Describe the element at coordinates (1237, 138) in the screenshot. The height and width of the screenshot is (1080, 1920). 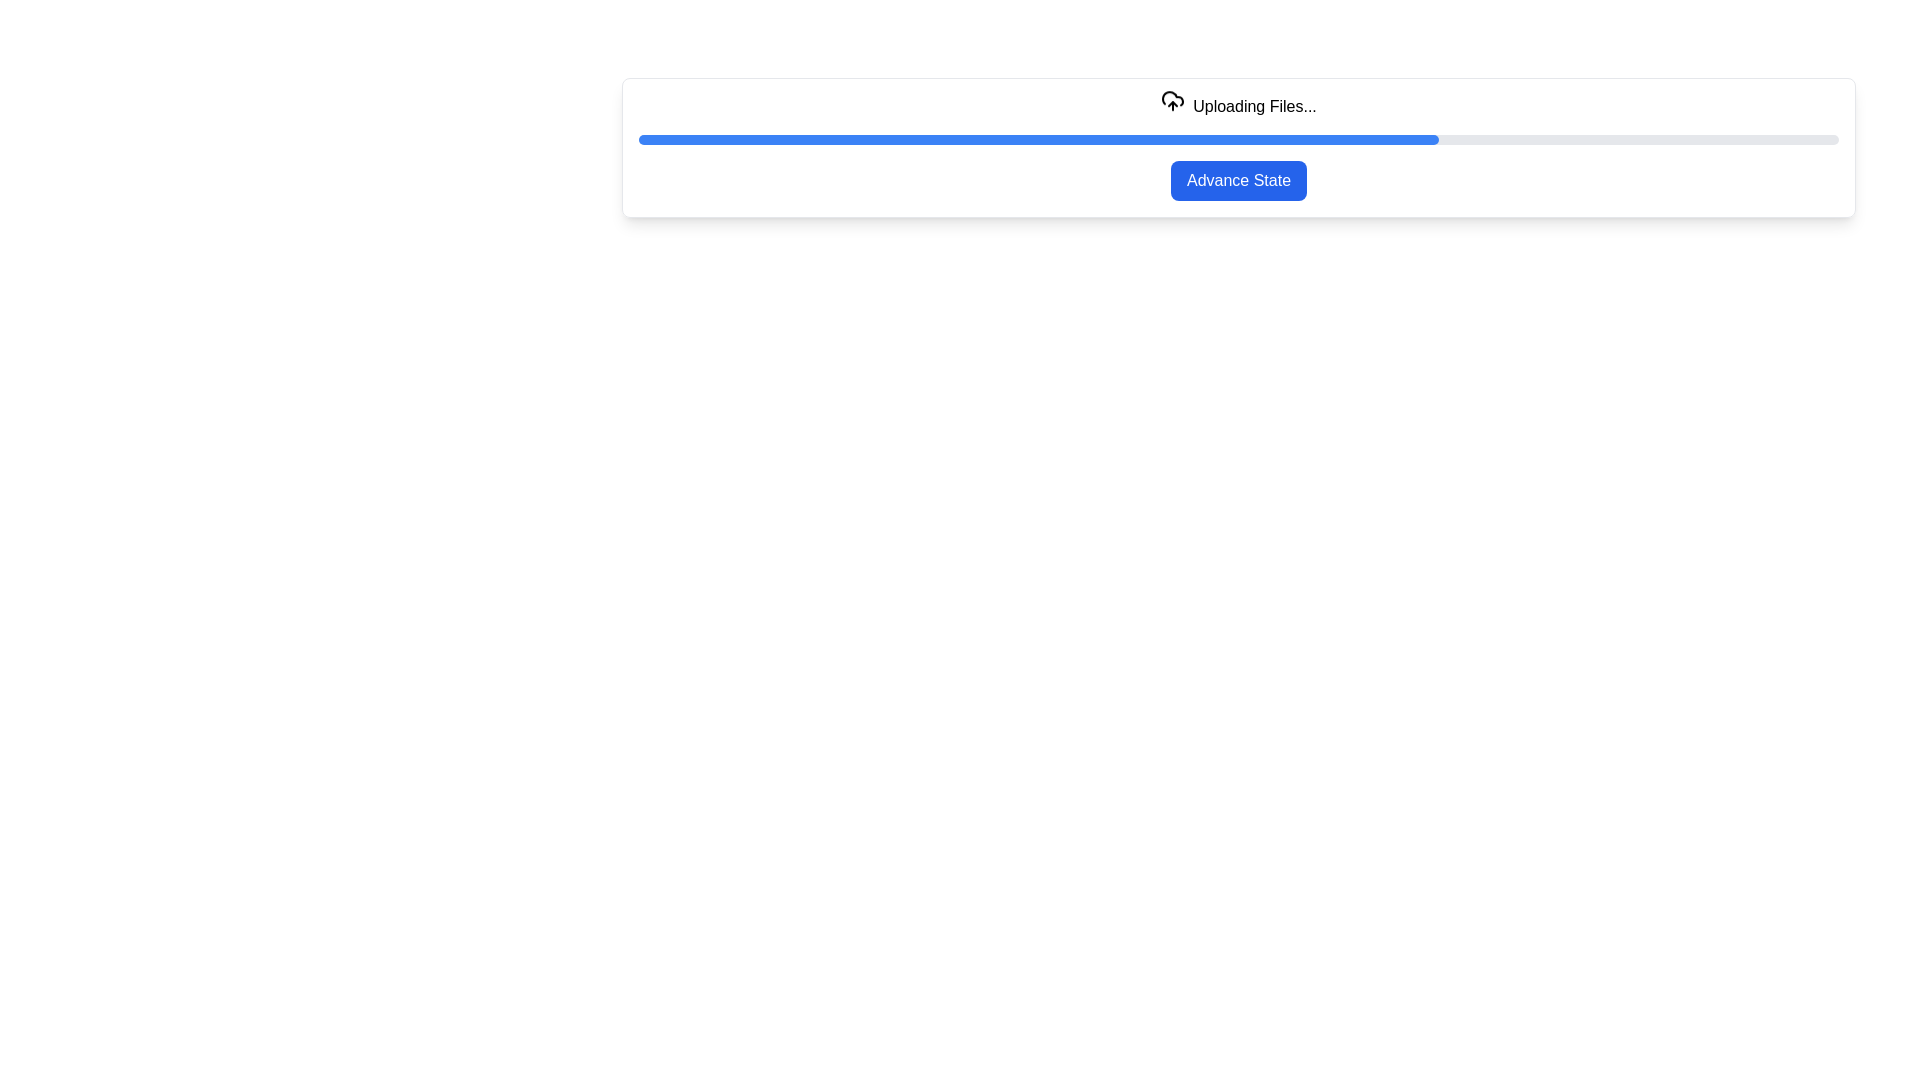
I see `the progress bar which has a gray background and a blue bar indicating progress, located beneath the 'Uploading Files...' text and above the 'Advance State' button` at that location.